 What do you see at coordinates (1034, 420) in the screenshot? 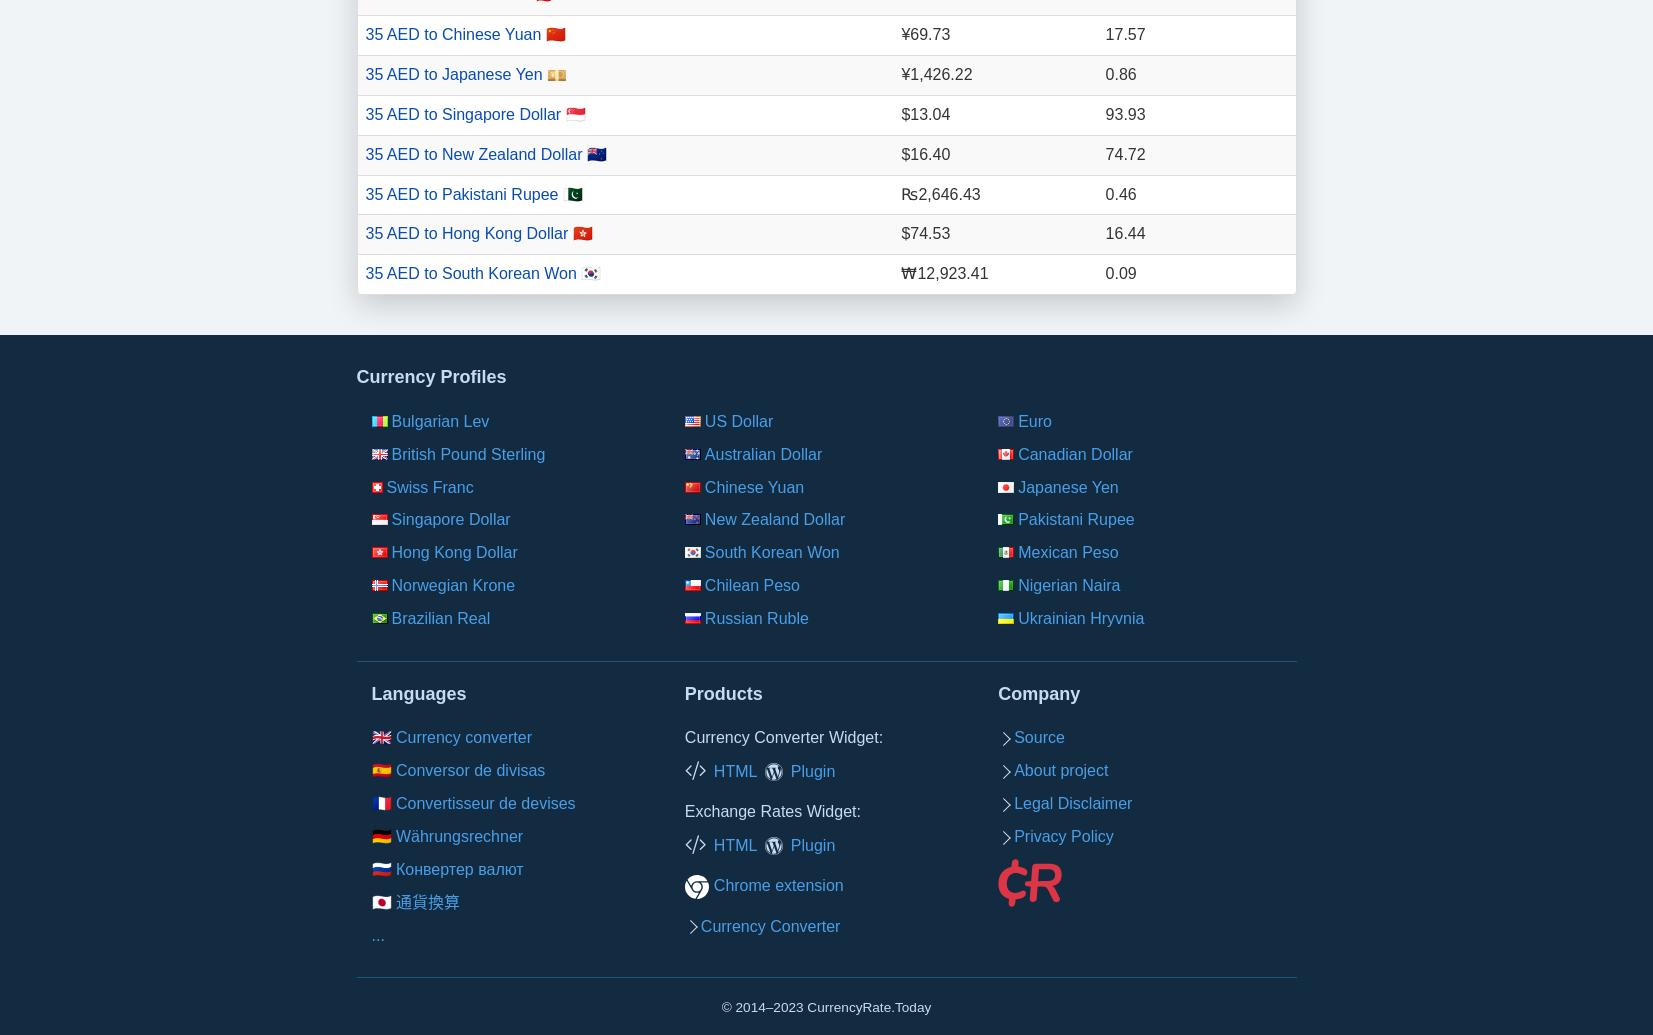
I see `'Euro'` at bounding box center [1034, 420].